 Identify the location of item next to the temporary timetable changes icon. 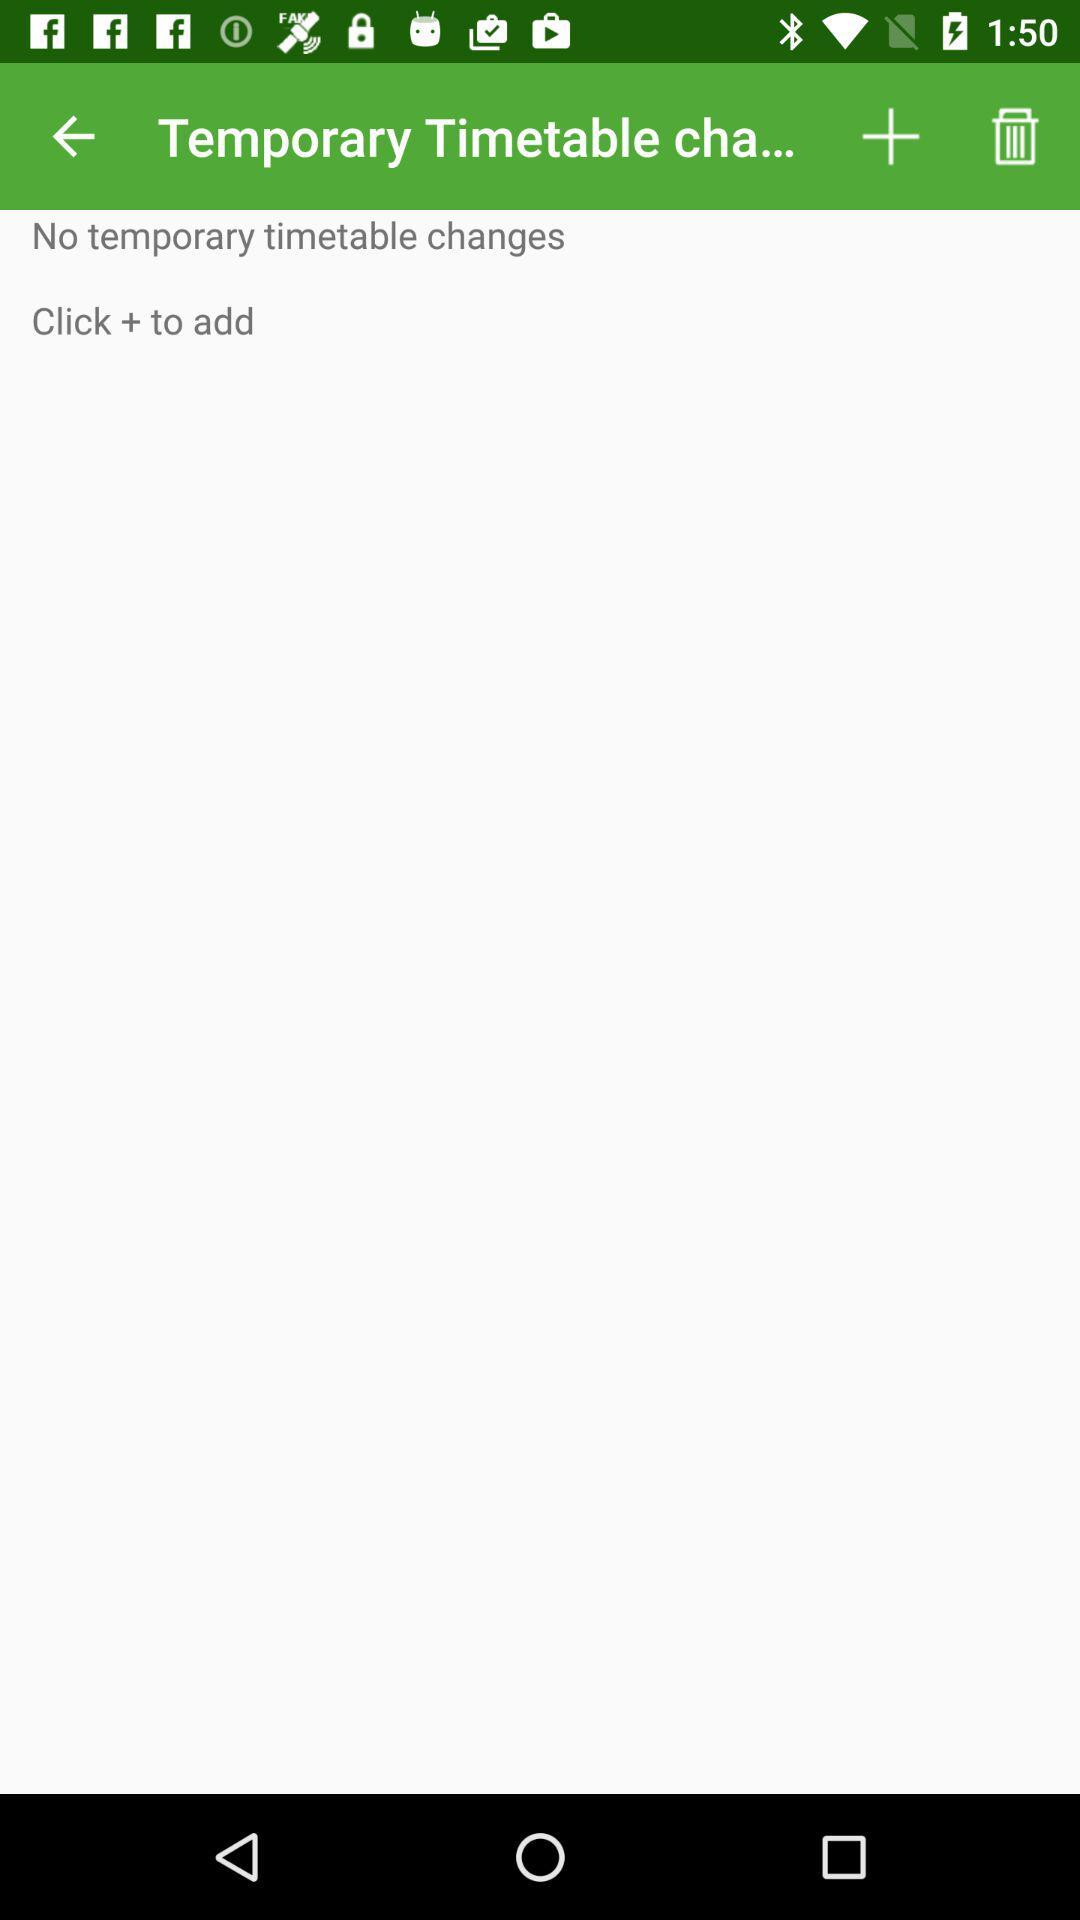
(890, 135).